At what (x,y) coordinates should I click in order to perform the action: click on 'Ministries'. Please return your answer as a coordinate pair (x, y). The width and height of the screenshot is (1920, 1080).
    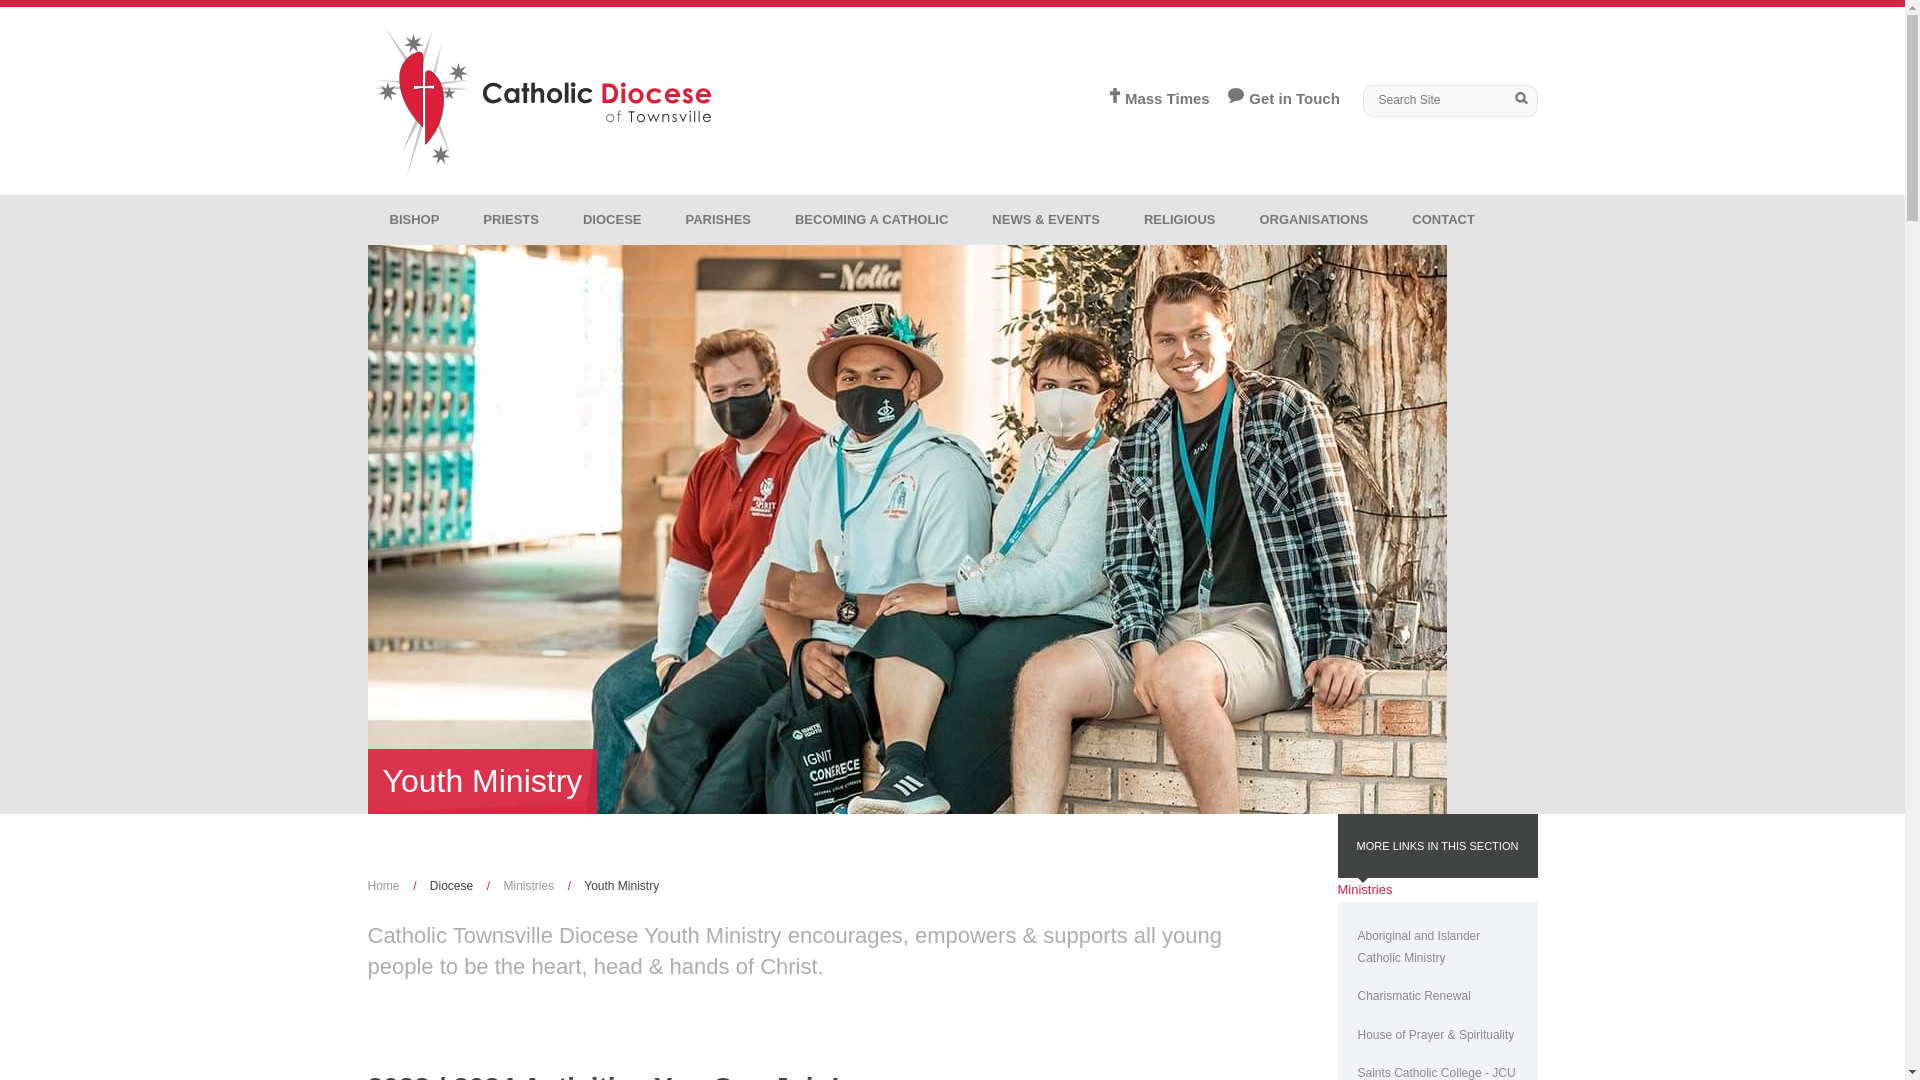
    Looking at the image, I should click on (528, 885).